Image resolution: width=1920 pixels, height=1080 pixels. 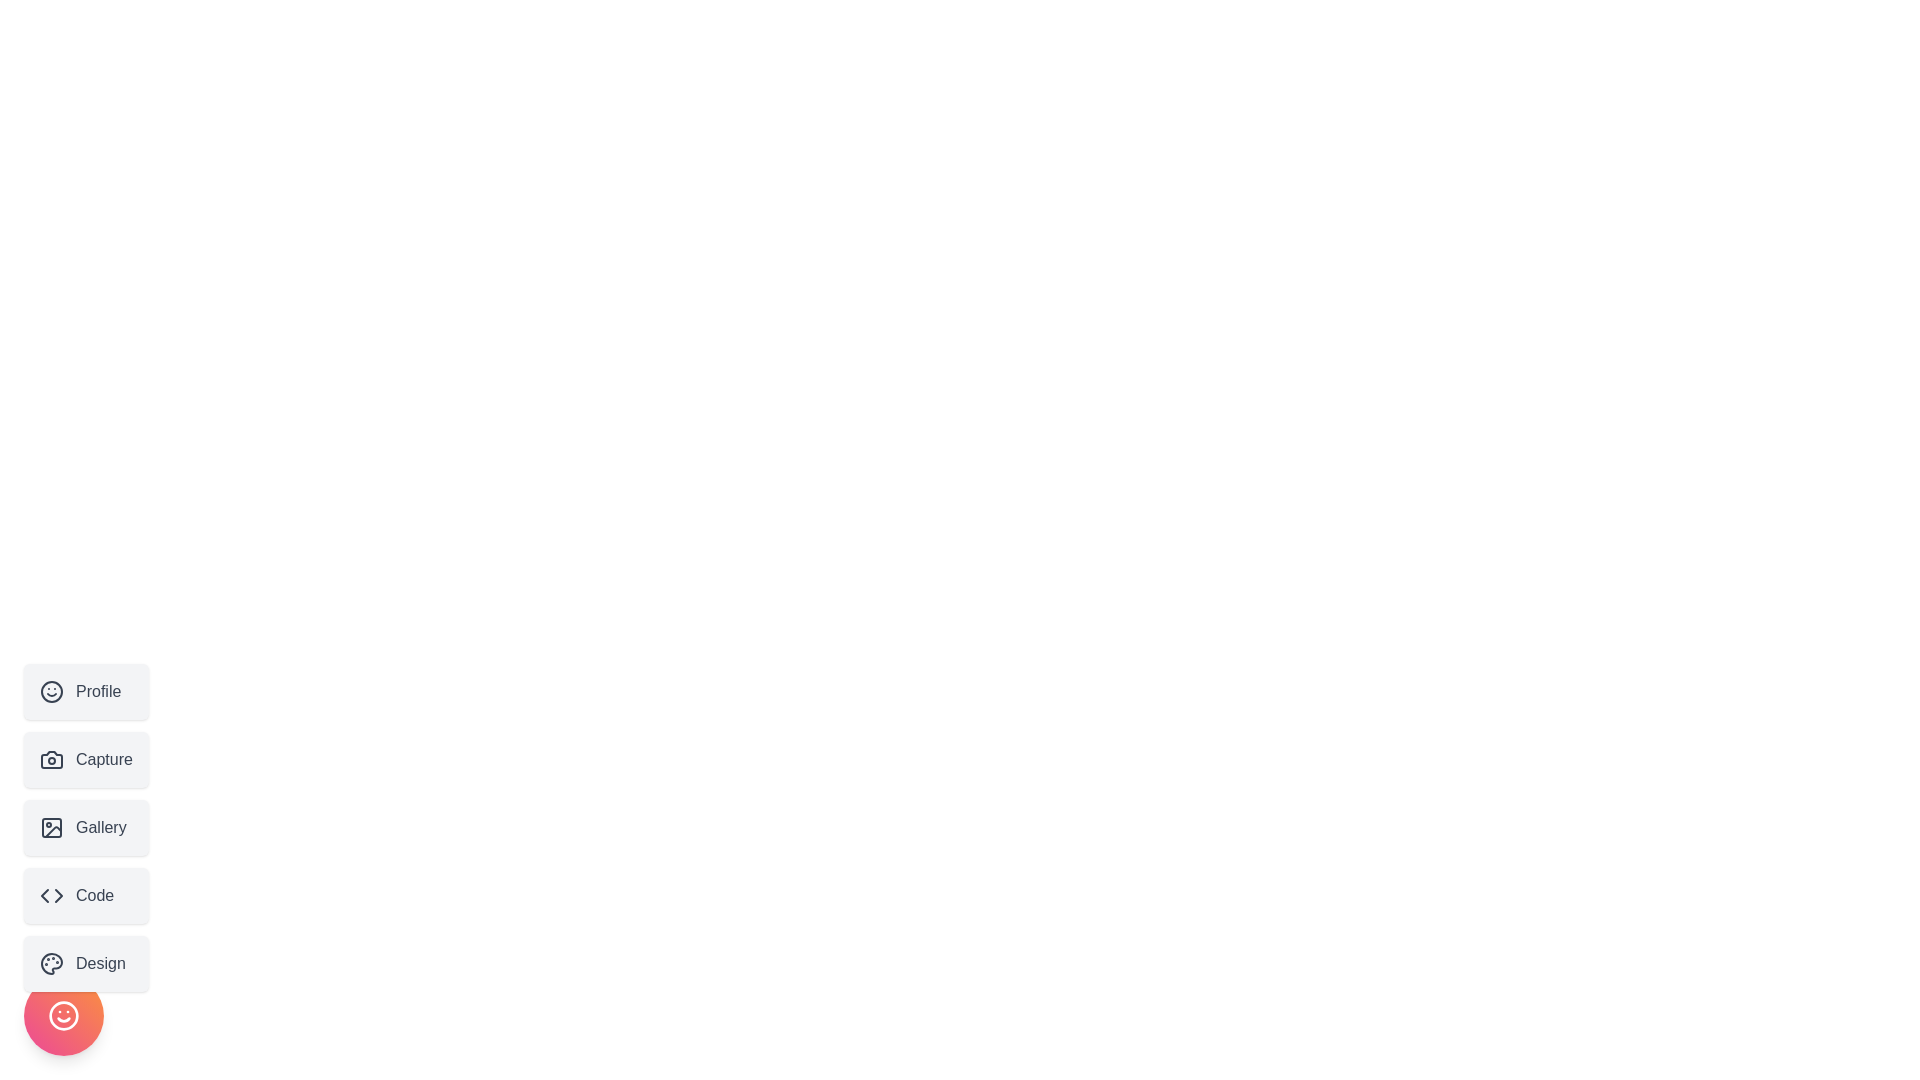 What do you see at coordinates (94, 894) in the screenshot?
I see `the 'Code' text label within the button component, which is the fourth button in a vertical stack located near the left-center of the interface` at bounding box center [94, 894].